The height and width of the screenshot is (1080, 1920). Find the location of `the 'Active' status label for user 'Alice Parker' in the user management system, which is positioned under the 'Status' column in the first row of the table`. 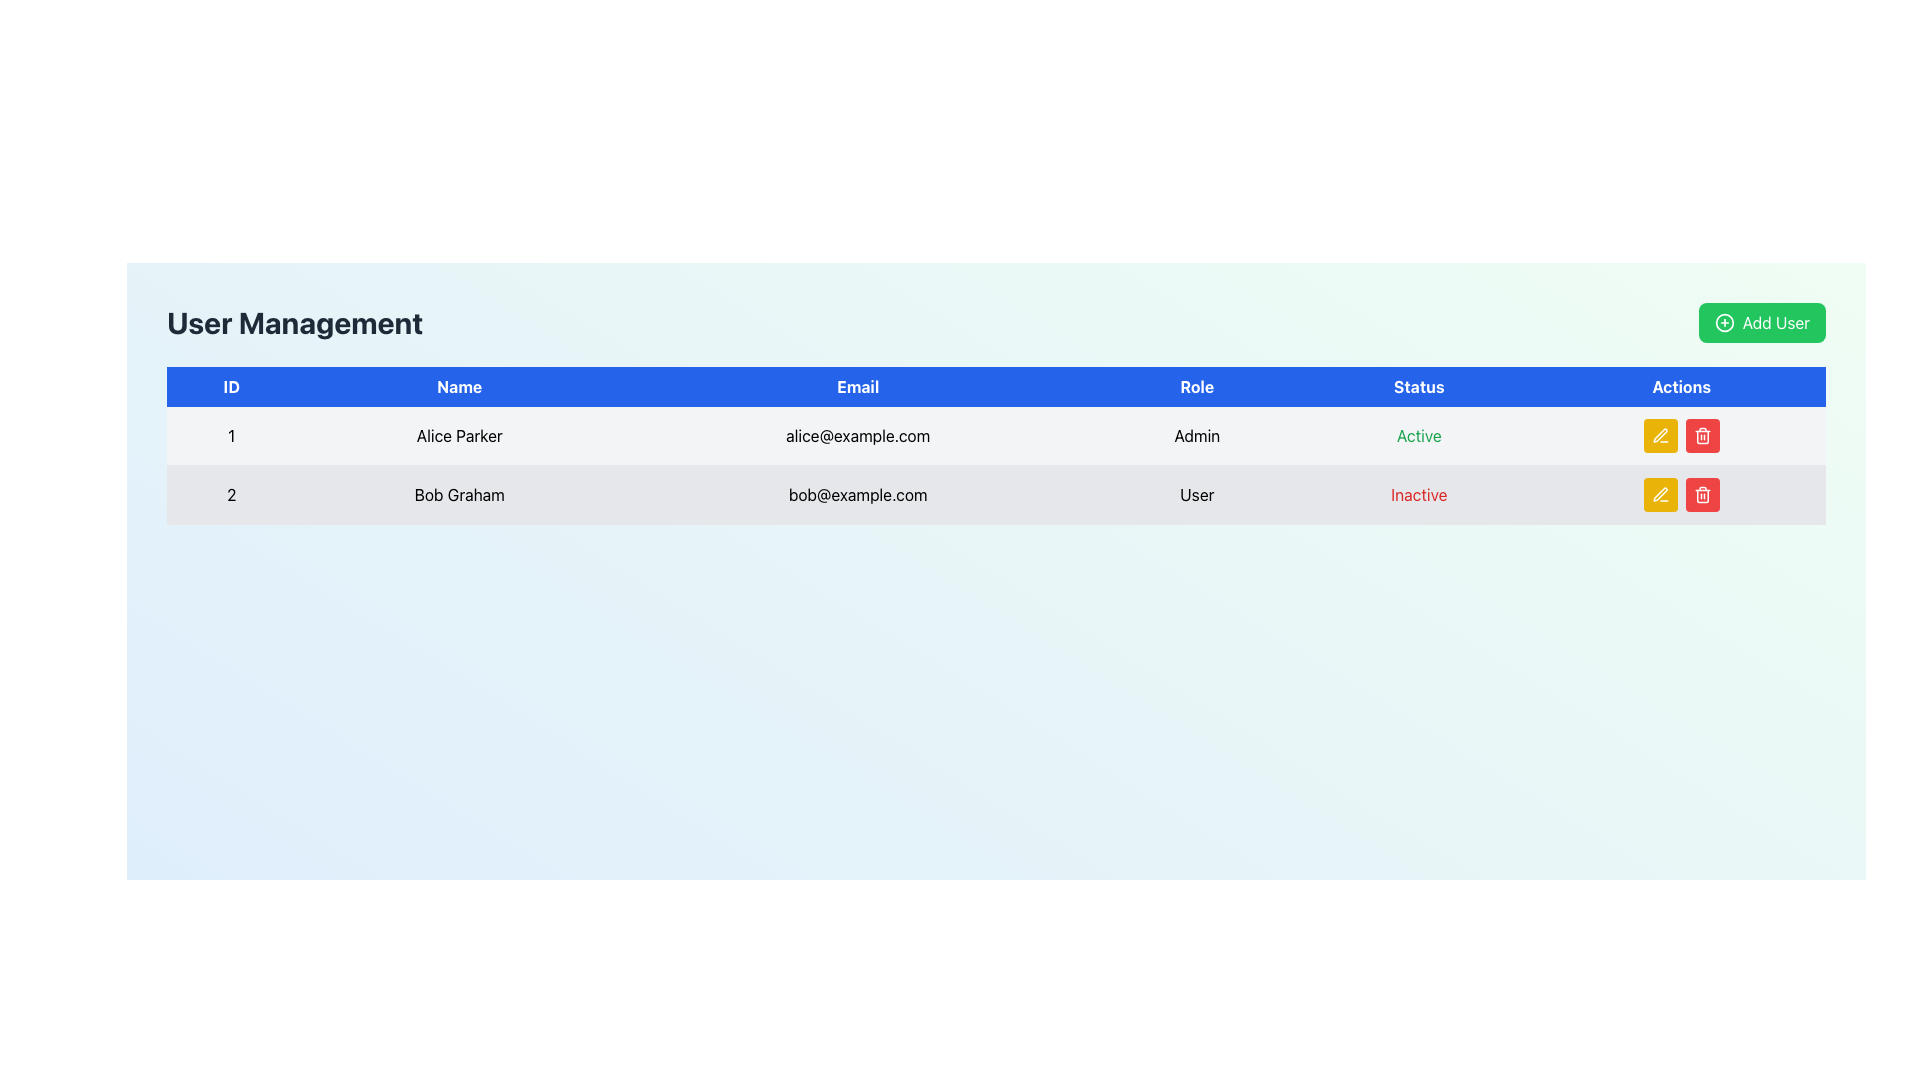

the 'Active' status label for user 'Alice Parker' in the user management system, which is positioned under the 'Status' column in the first row of the table is located at coordinates (1418, 435).